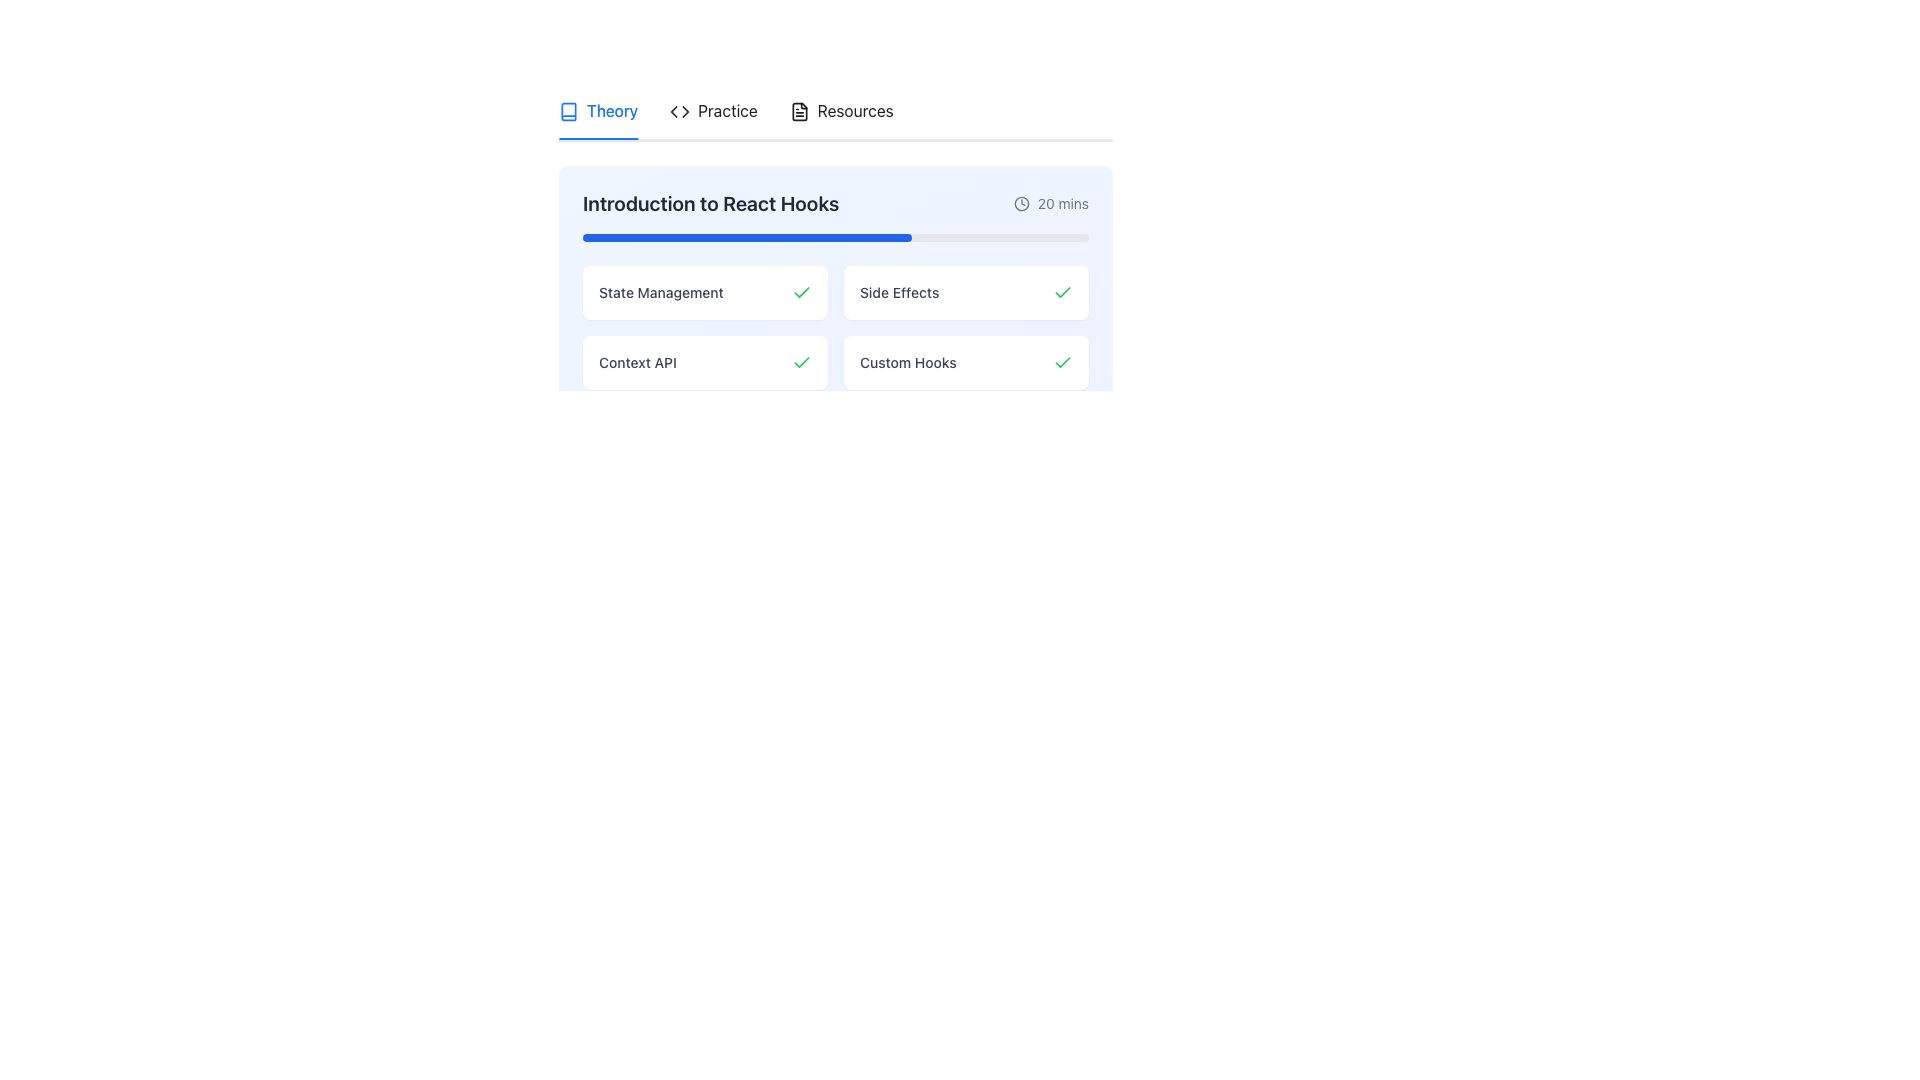 The image size is (1920, 1080). Describe the element at coordinates (798, 111) in the screenshot. I see `the 'Resources' tab icon (SVG representation)` at that location.